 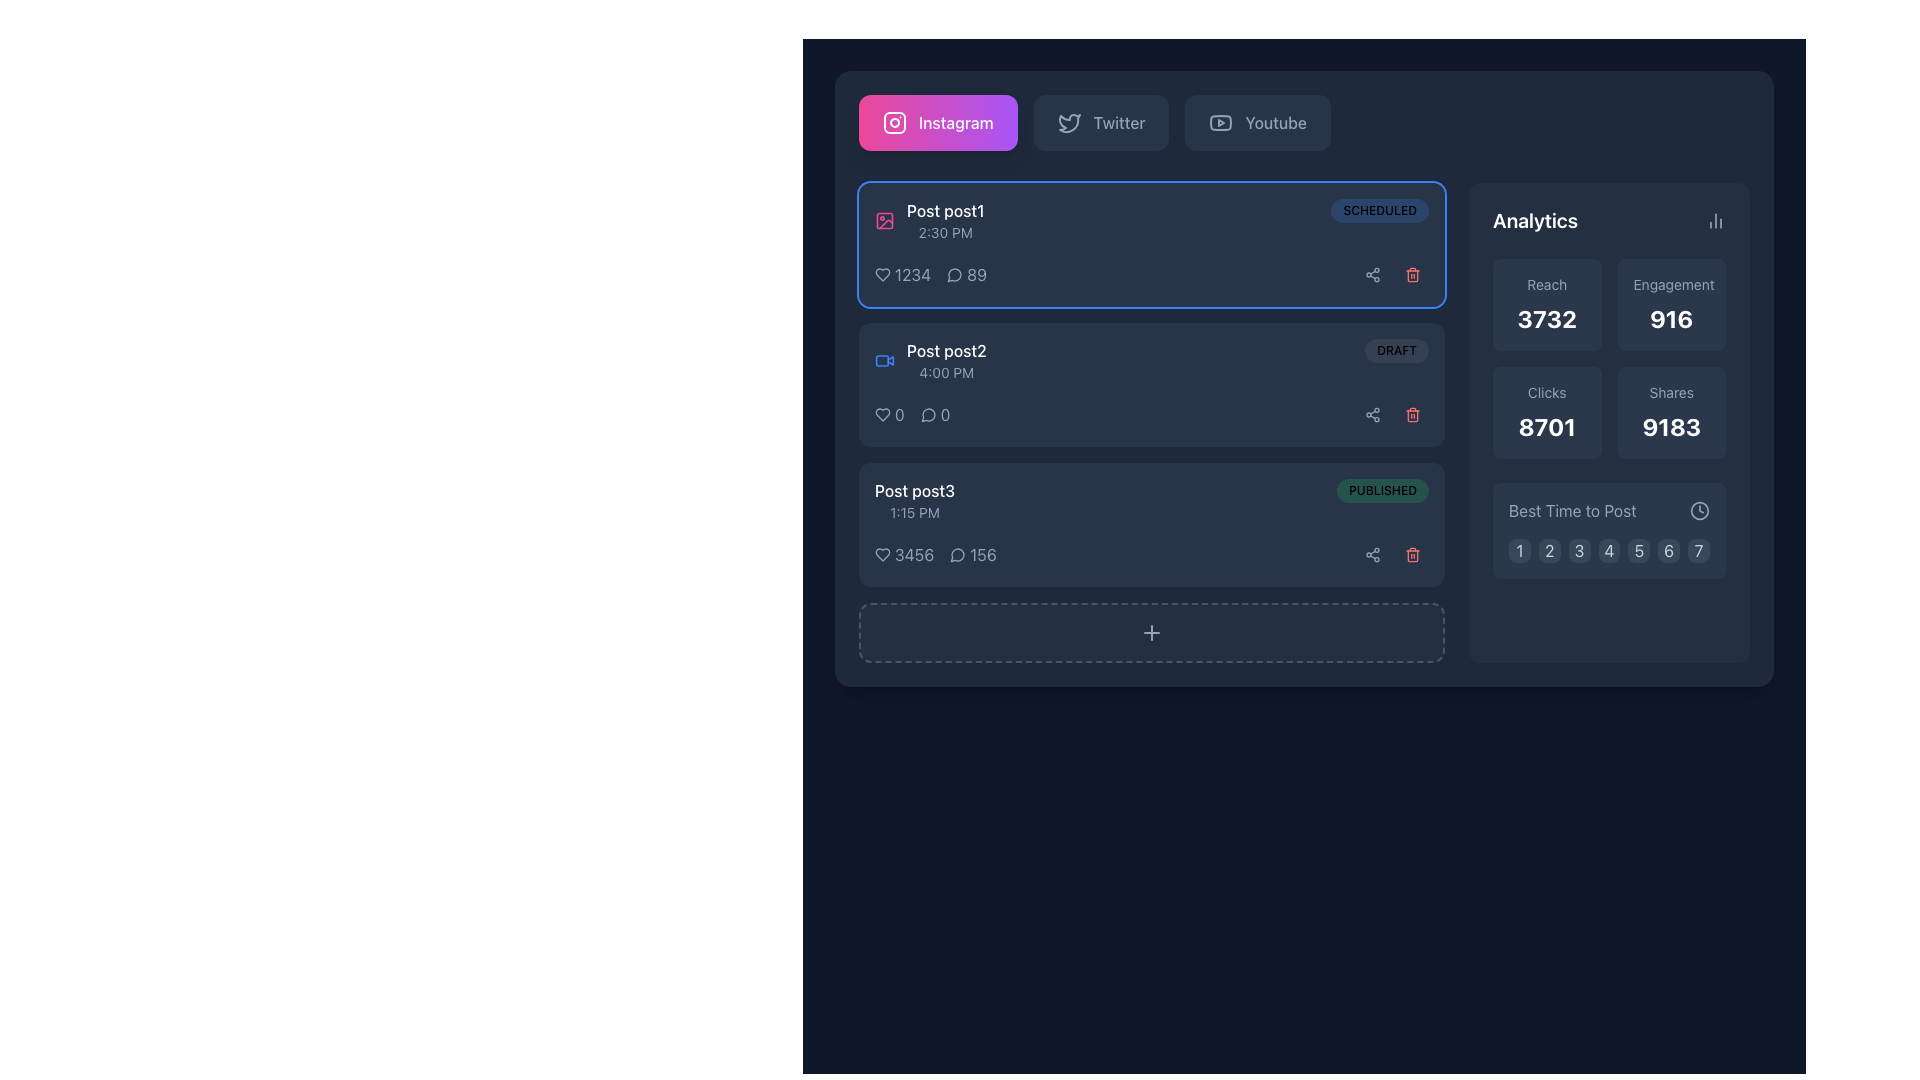 I want to click on the interactive button located at the bottom of the column, below the last post titled 'Post post3' with the time '1:15 PM', so click(x=1152, y=632).